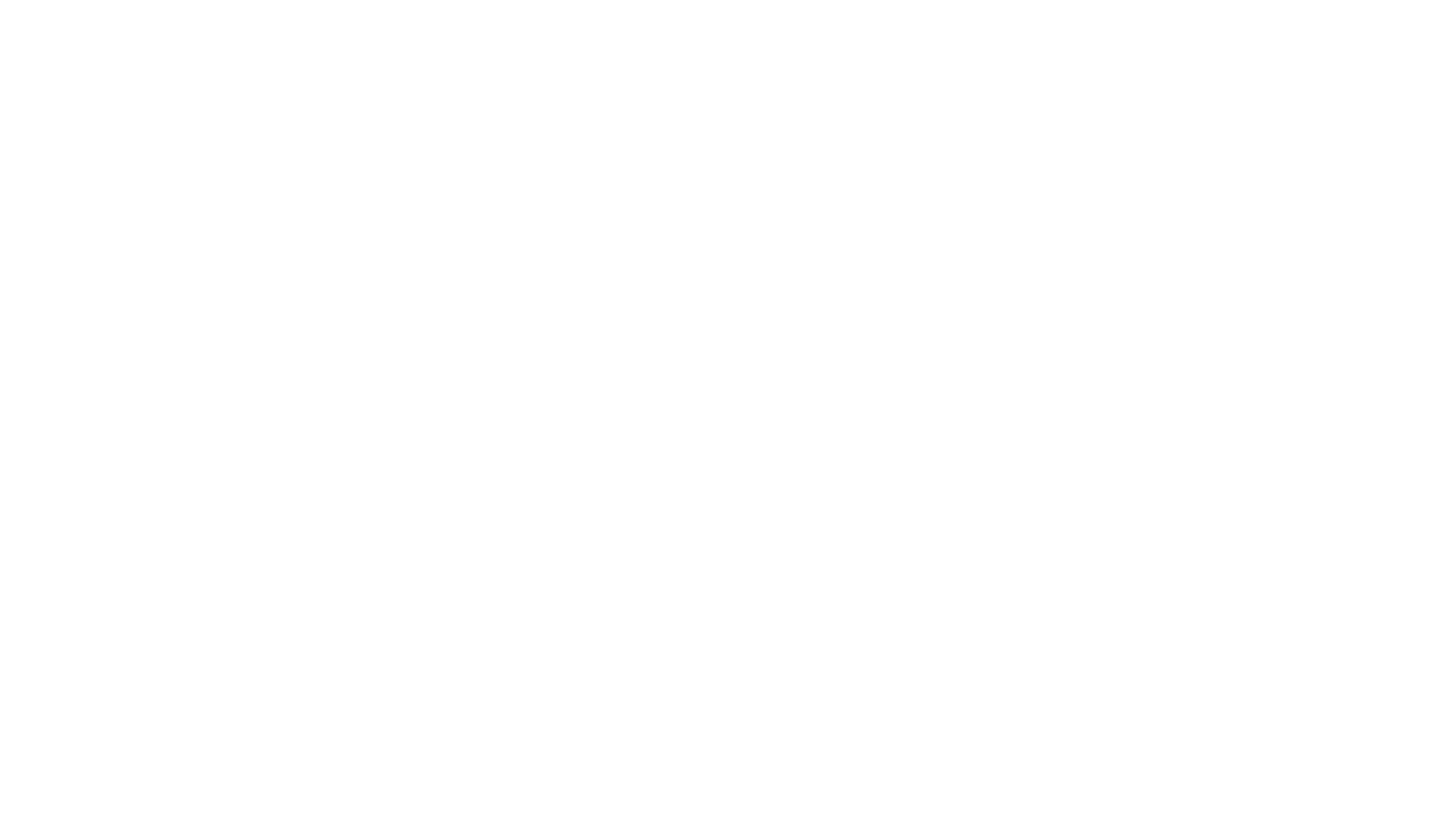  What do you see at coordinates (441, 225) in the screenshot?
I see `'And yet I remind you of Friedel’s philosophy: Competition in training —'` at bounding box center [441, 225].